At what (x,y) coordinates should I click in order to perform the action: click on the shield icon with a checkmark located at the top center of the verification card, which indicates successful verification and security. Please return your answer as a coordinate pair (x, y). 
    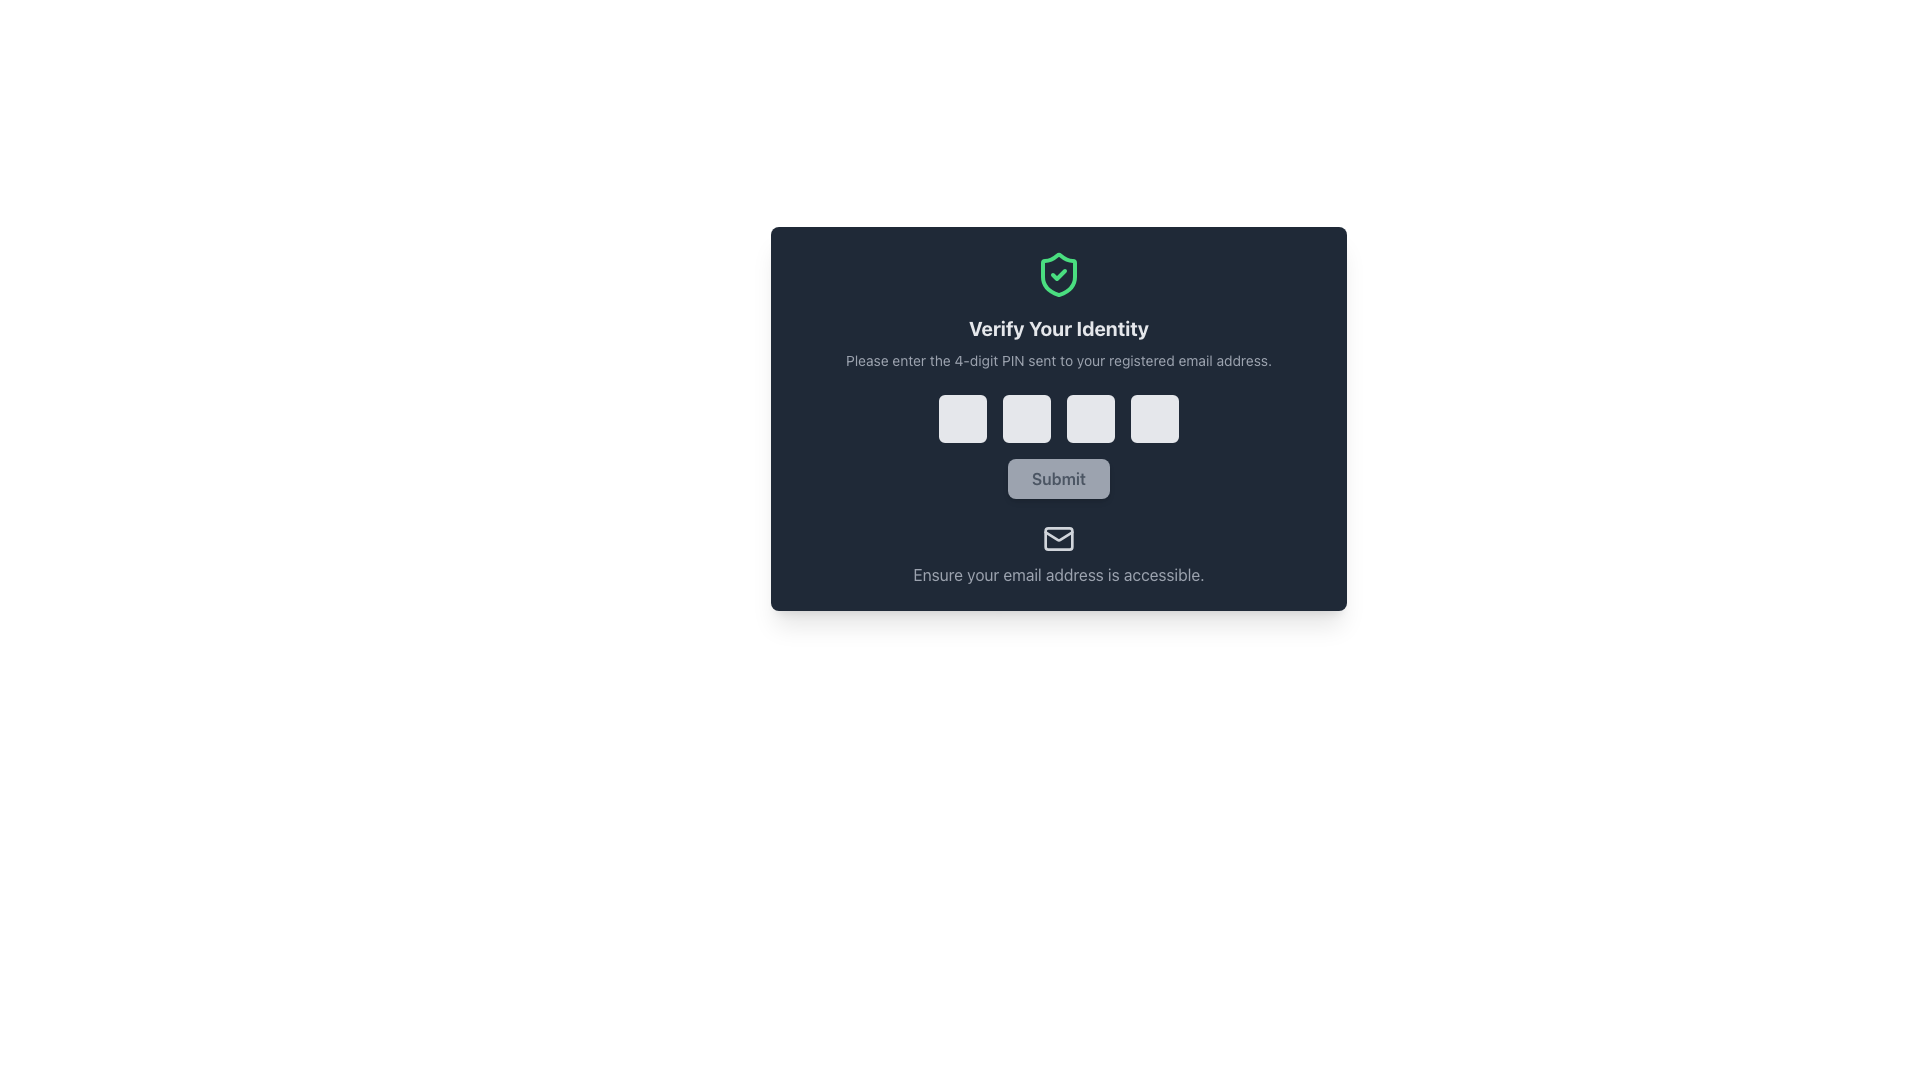
    Looking at the image, I should click on (1058, 274).